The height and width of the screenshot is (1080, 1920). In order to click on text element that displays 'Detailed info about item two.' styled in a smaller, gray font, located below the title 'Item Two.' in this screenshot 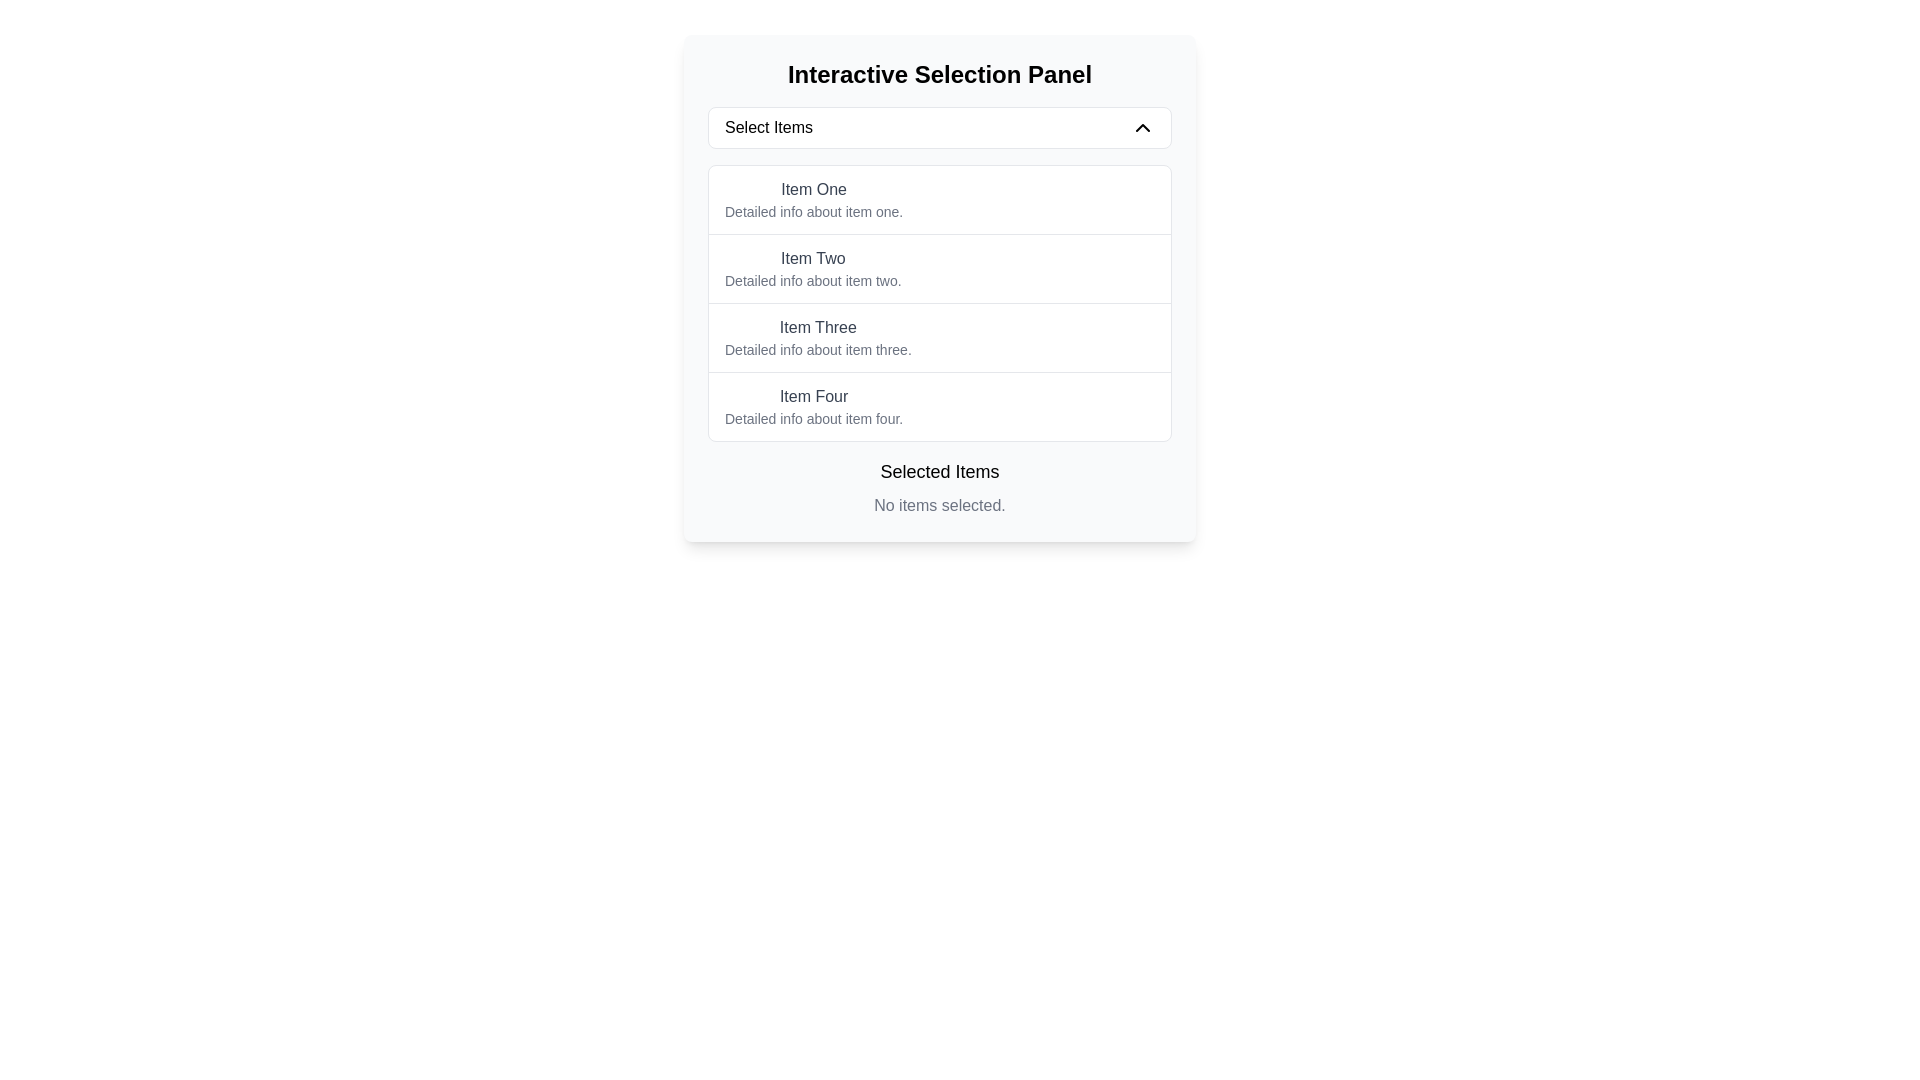, I will do `click(813, 281)`.